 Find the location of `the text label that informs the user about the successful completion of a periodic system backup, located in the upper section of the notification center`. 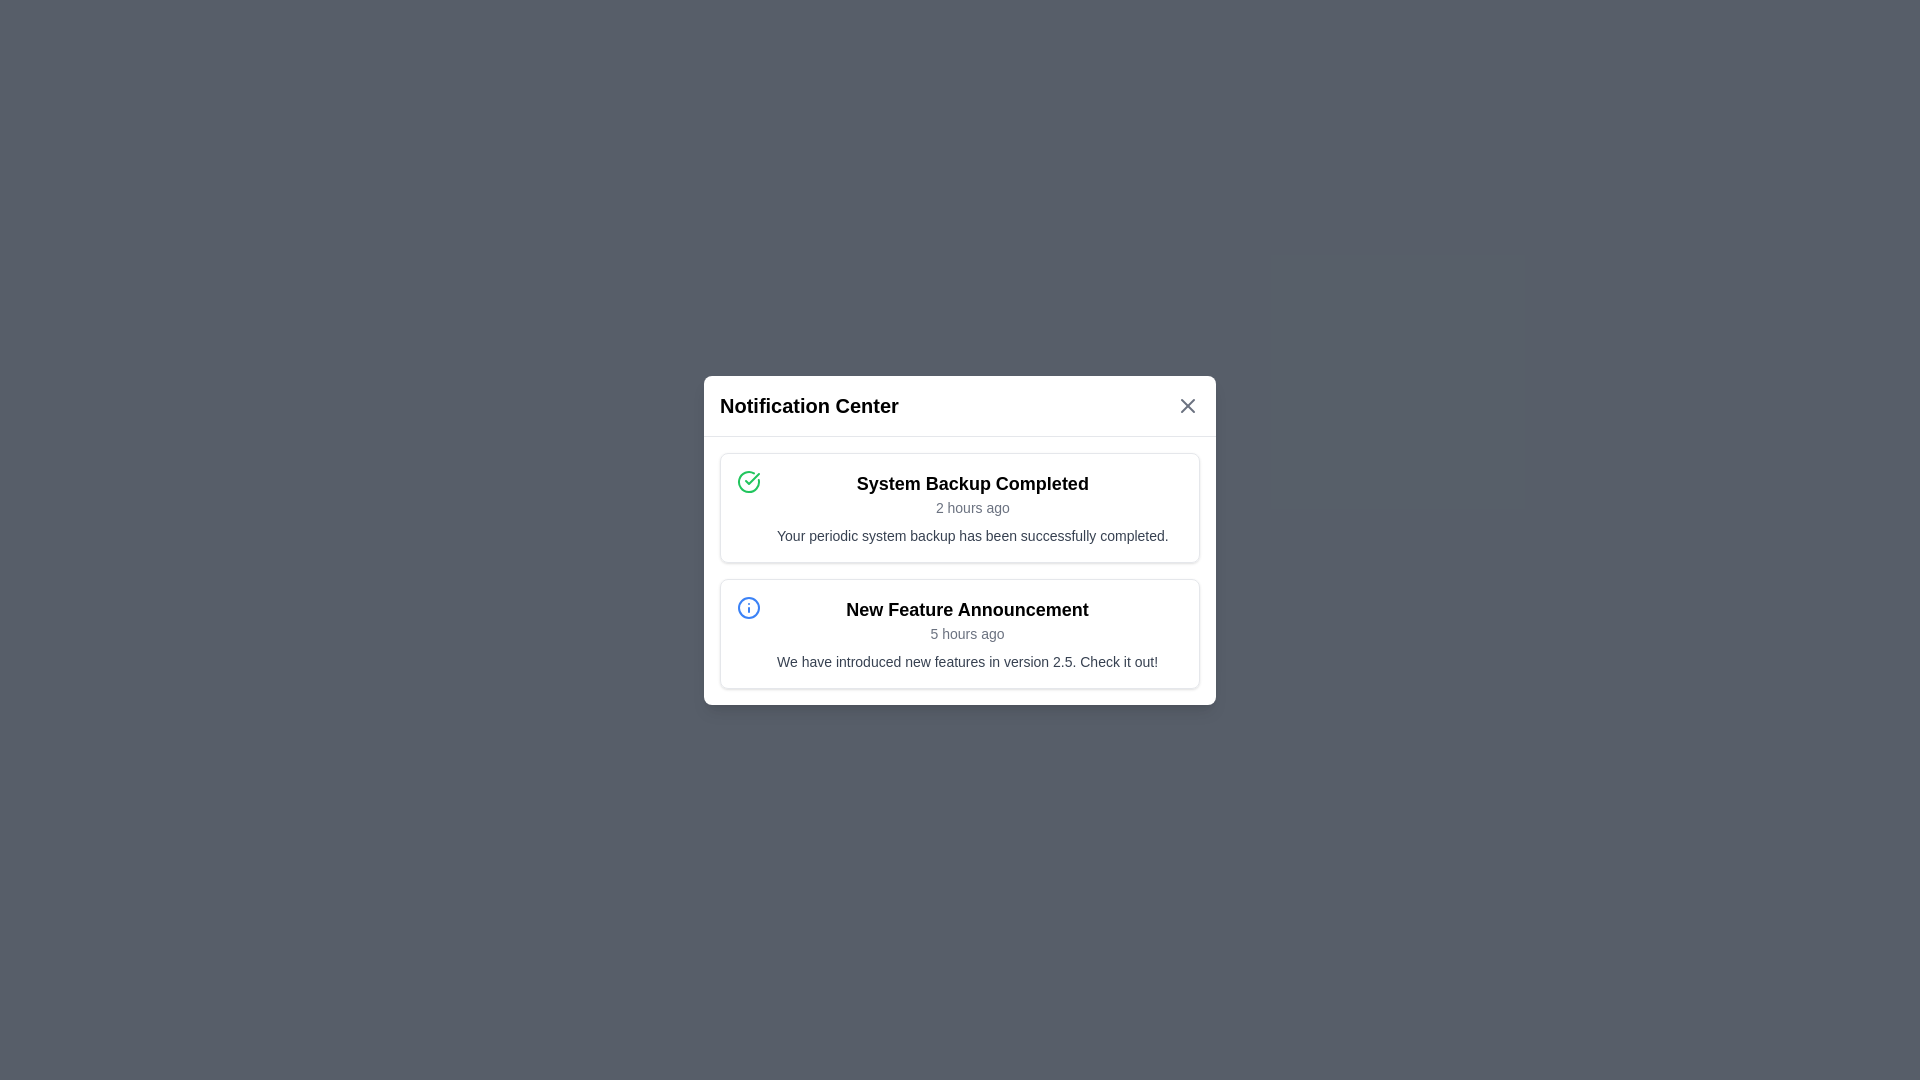

the text label that informs the user about the successful completion of a periodic system backup, located in the upper section of the notification center is located at coordinates (972, 534).